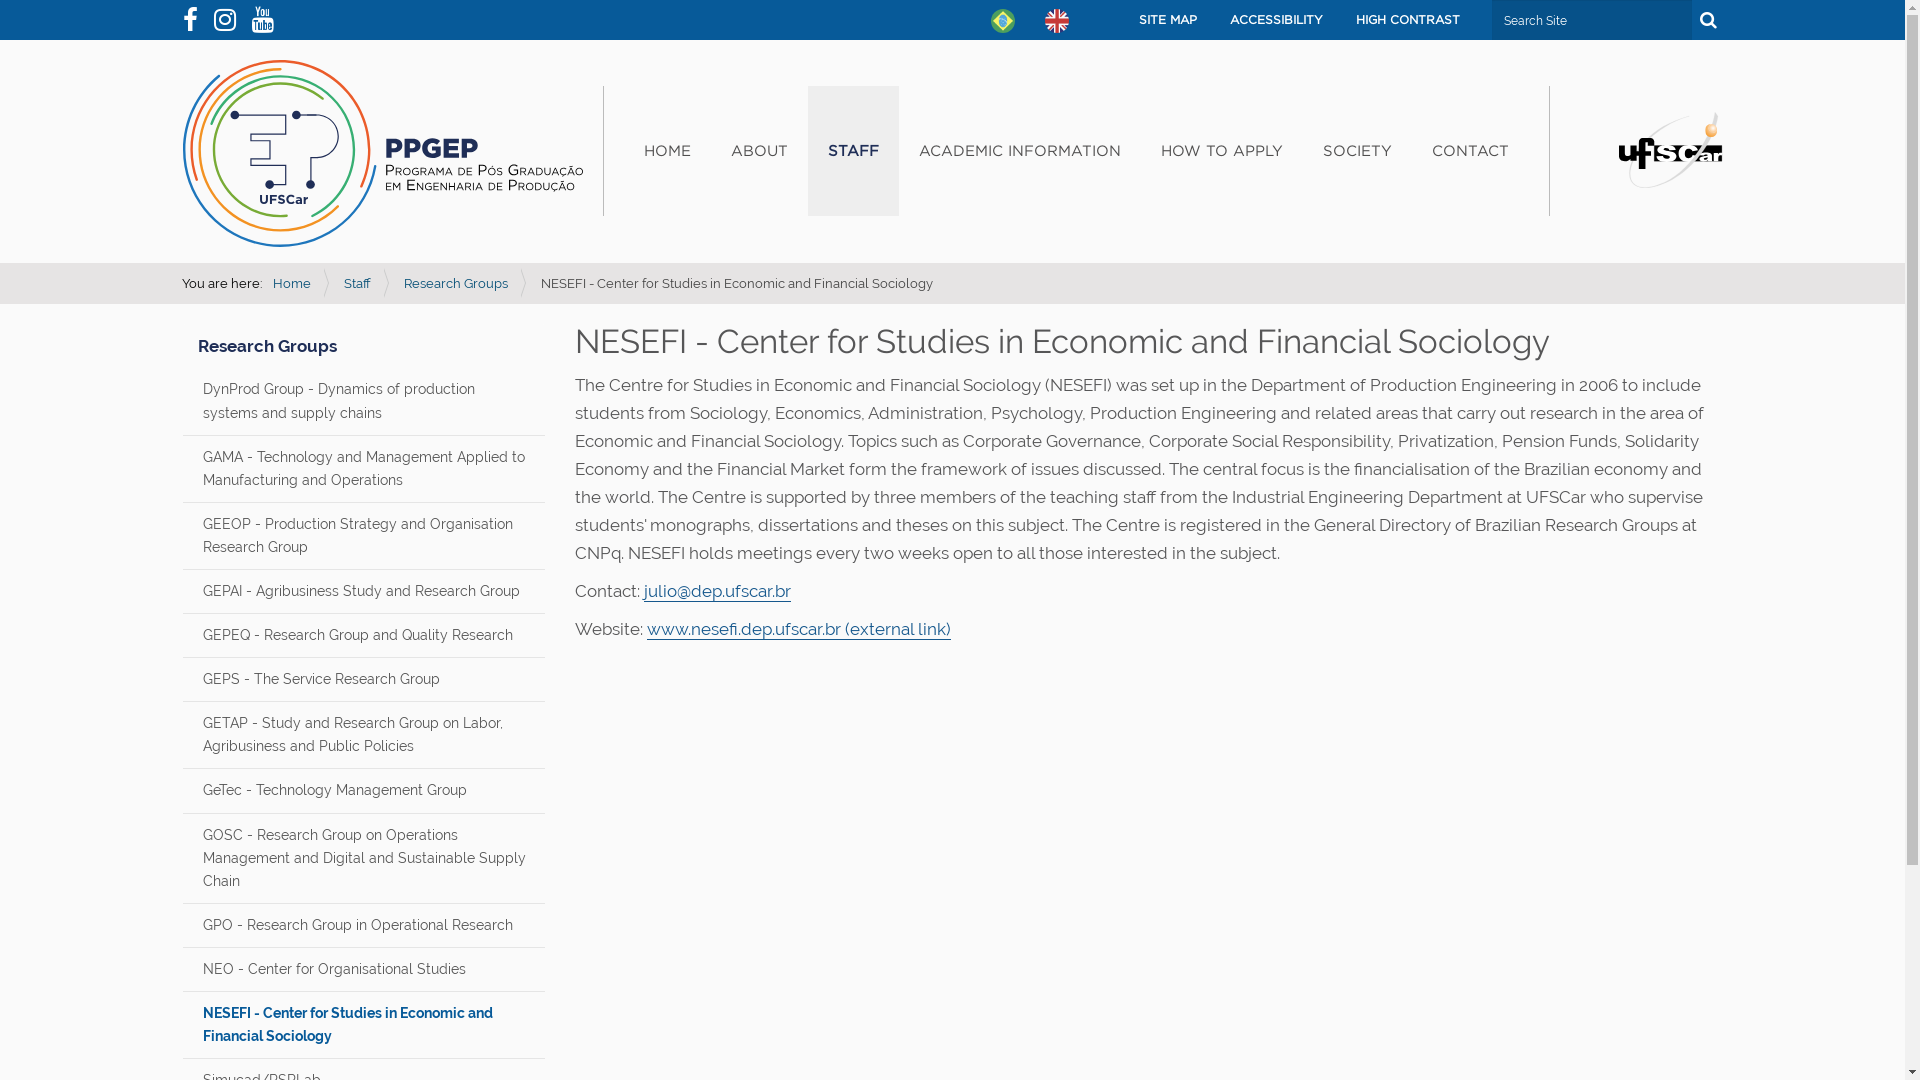 The width and height of the screenshot is (1920, 1080). Describe the element at coordinates (357, 283) in the screenshot. I see `'Staff'` at that location.